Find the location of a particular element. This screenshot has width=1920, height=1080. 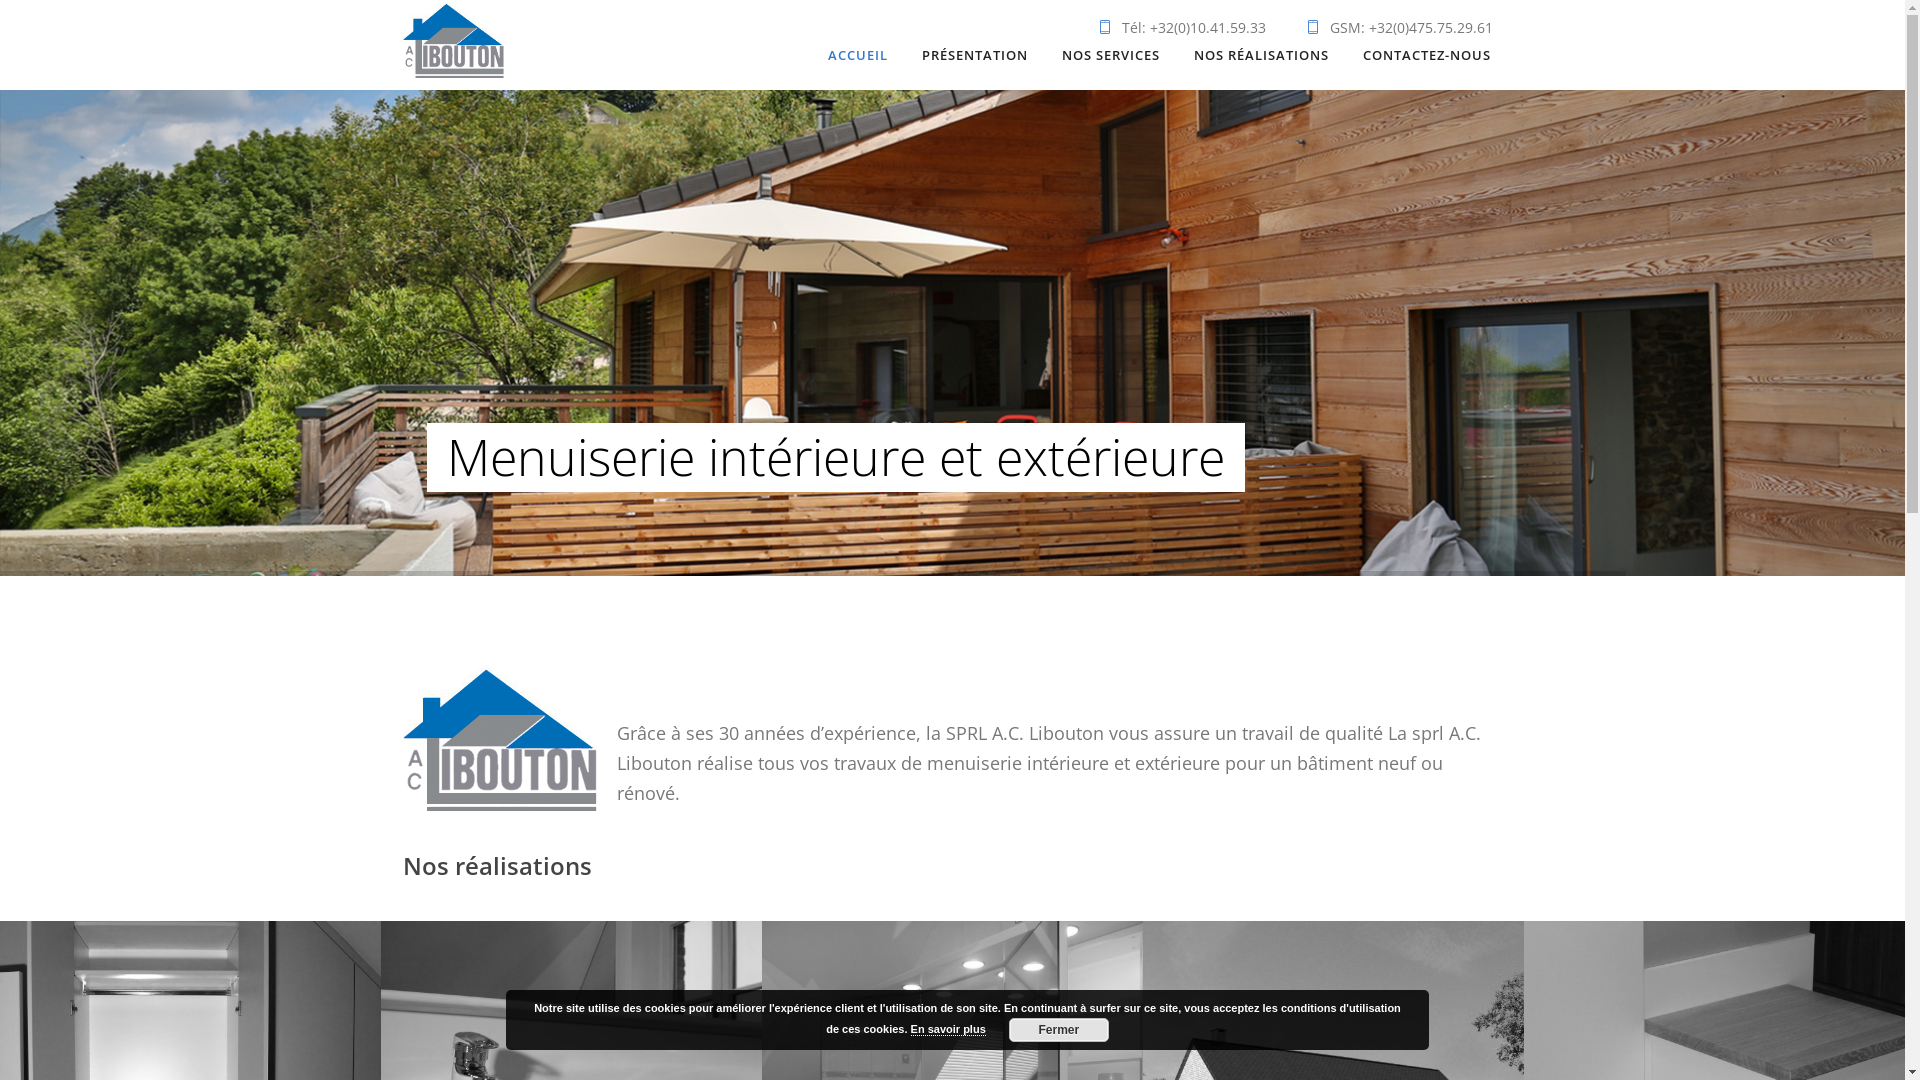

'Fermer' is located at coordinates (1058, 1029).